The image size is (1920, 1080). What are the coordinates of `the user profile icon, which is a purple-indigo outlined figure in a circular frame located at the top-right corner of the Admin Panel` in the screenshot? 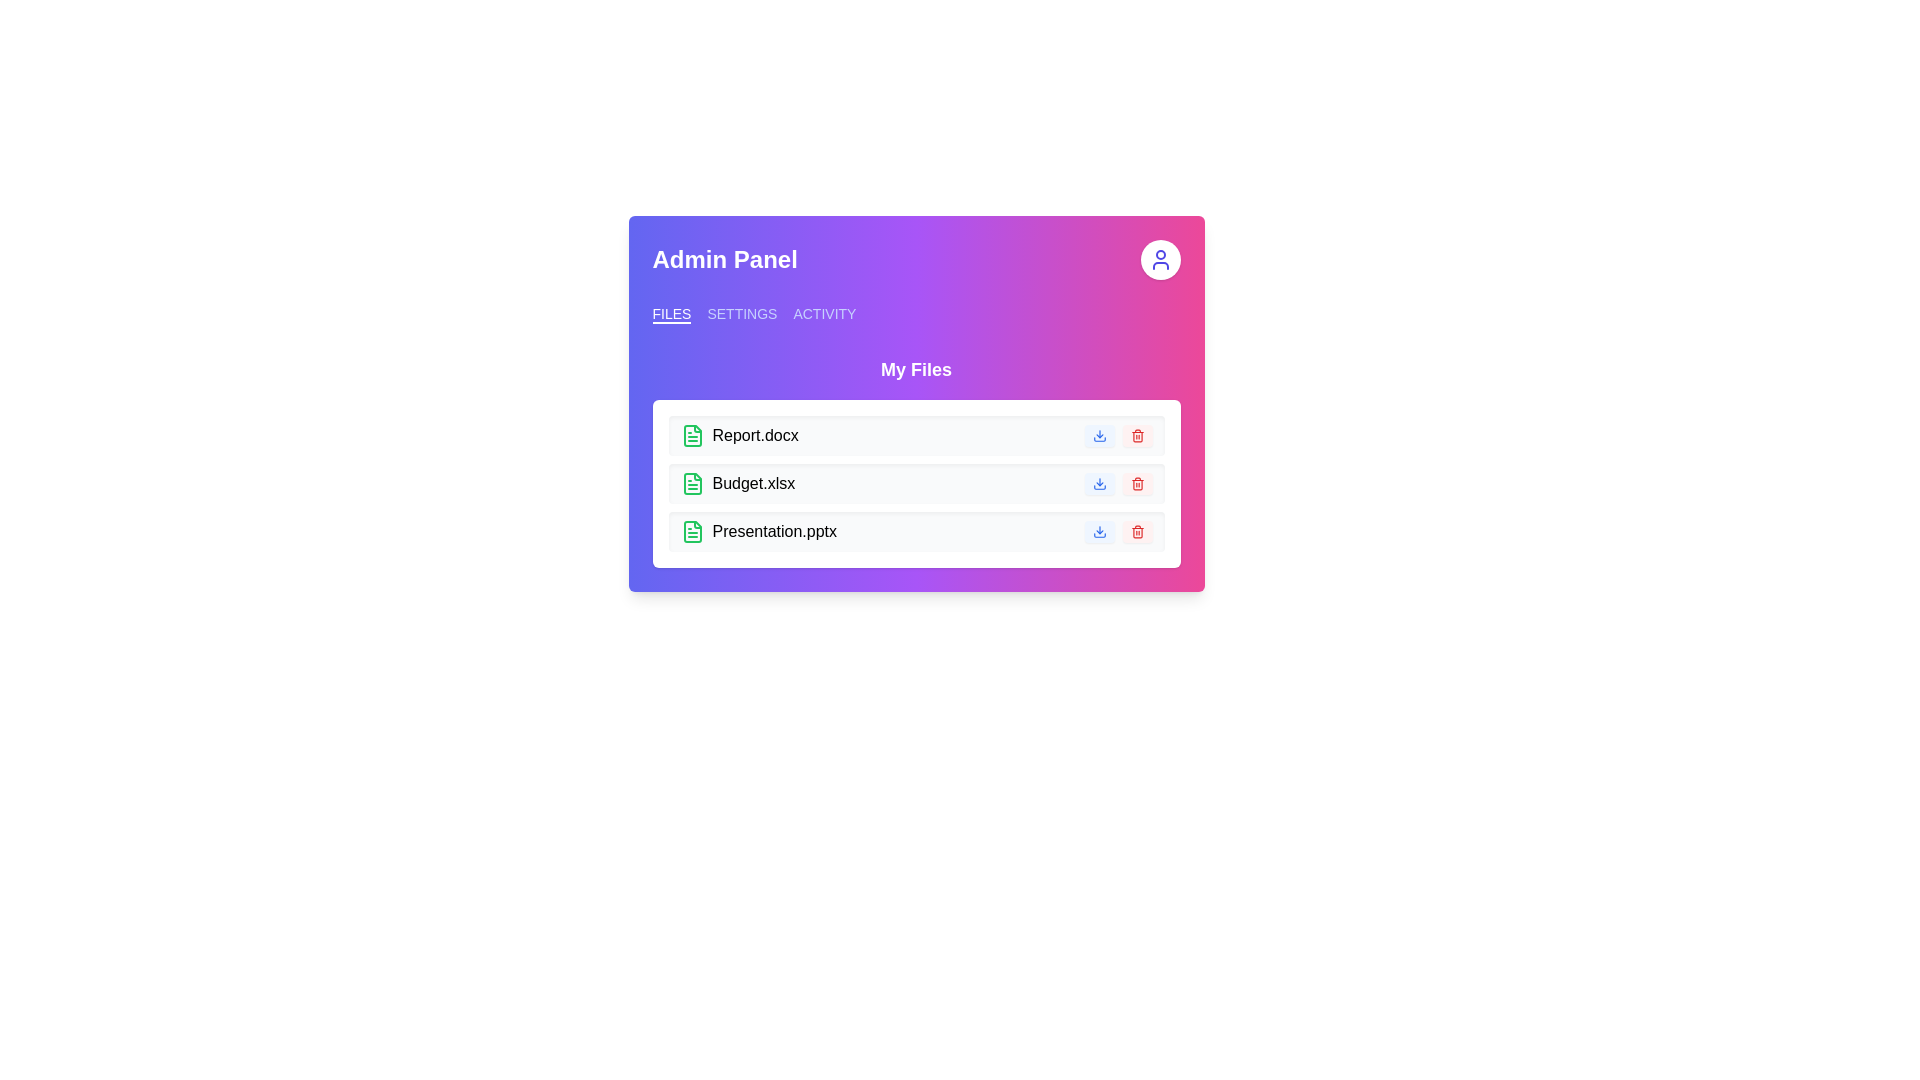 It's located at (1160, 258).